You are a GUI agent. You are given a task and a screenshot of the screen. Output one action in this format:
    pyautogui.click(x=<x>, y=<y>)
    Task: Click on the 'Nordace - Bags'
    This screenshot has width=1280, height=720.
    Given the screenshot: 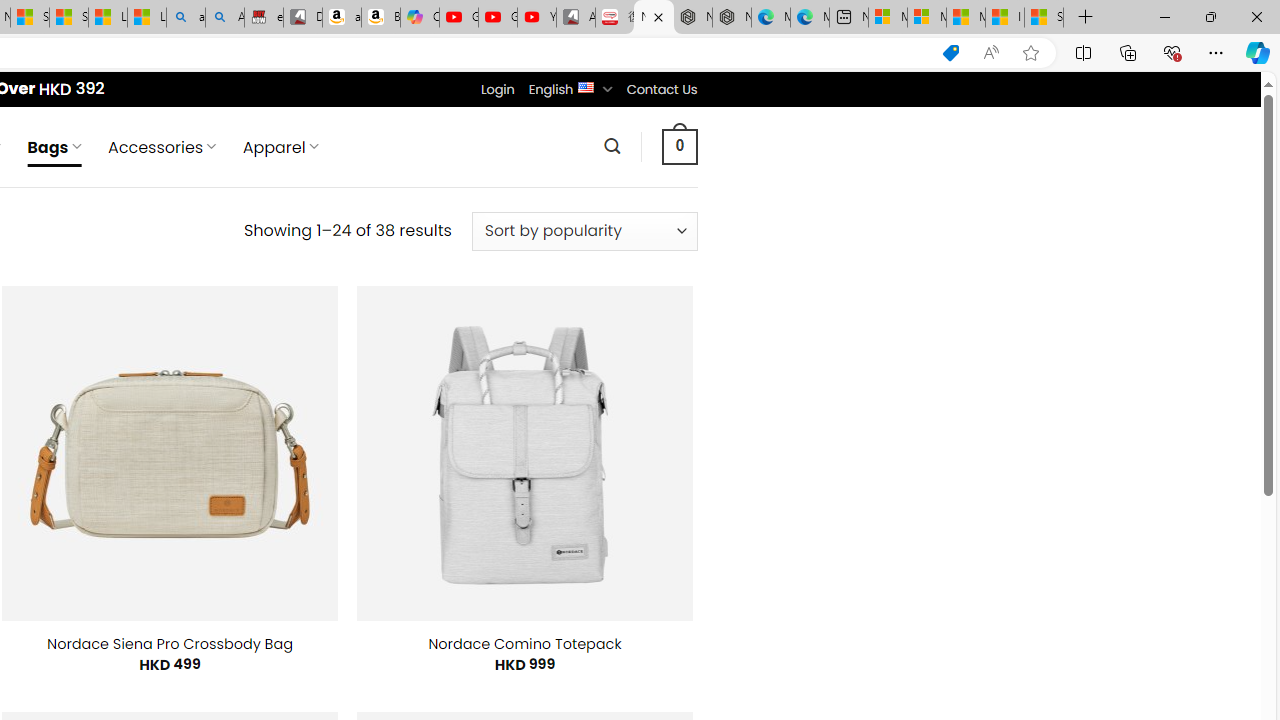 What is the action you would take?
    pyautogui.click(x=654, y=17)
    